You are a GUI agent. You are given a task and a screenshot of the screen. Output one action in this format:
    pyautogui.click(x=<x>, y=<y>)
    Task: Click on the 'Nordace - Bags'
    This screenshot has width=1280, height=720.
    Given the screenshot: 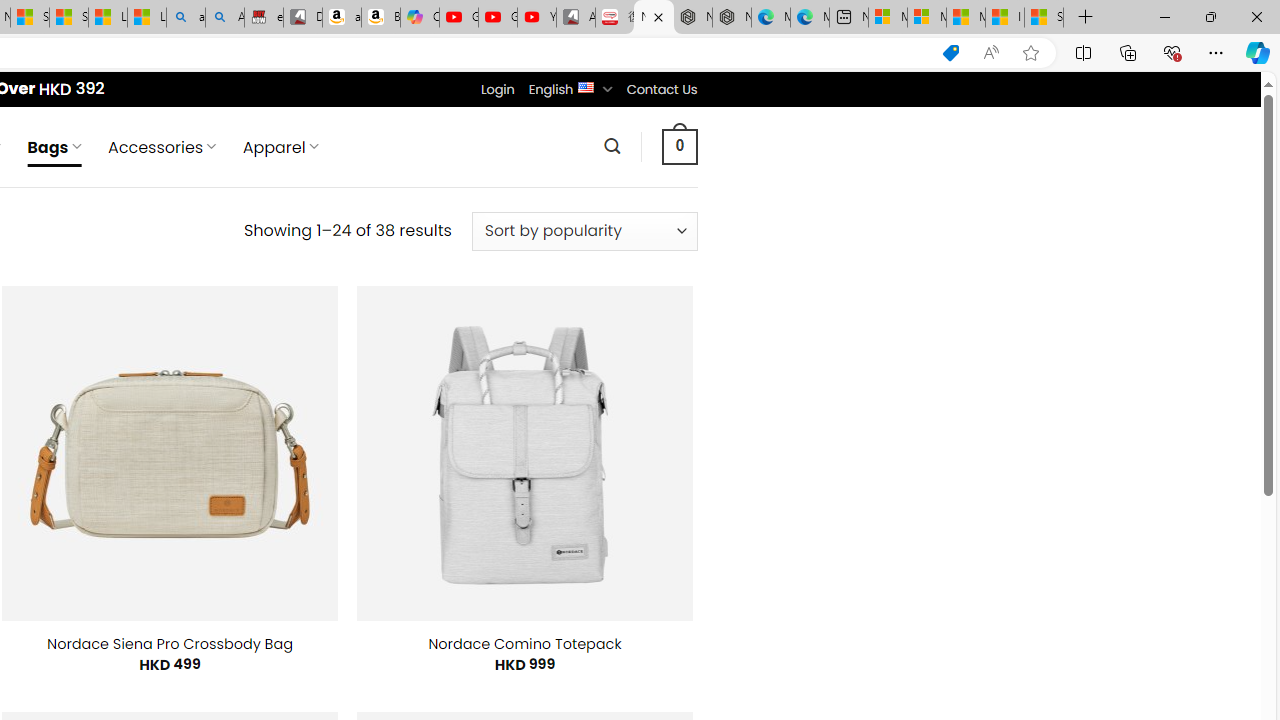 What is the action you would take?
    pyautogui.click(x=654, y=17)
    